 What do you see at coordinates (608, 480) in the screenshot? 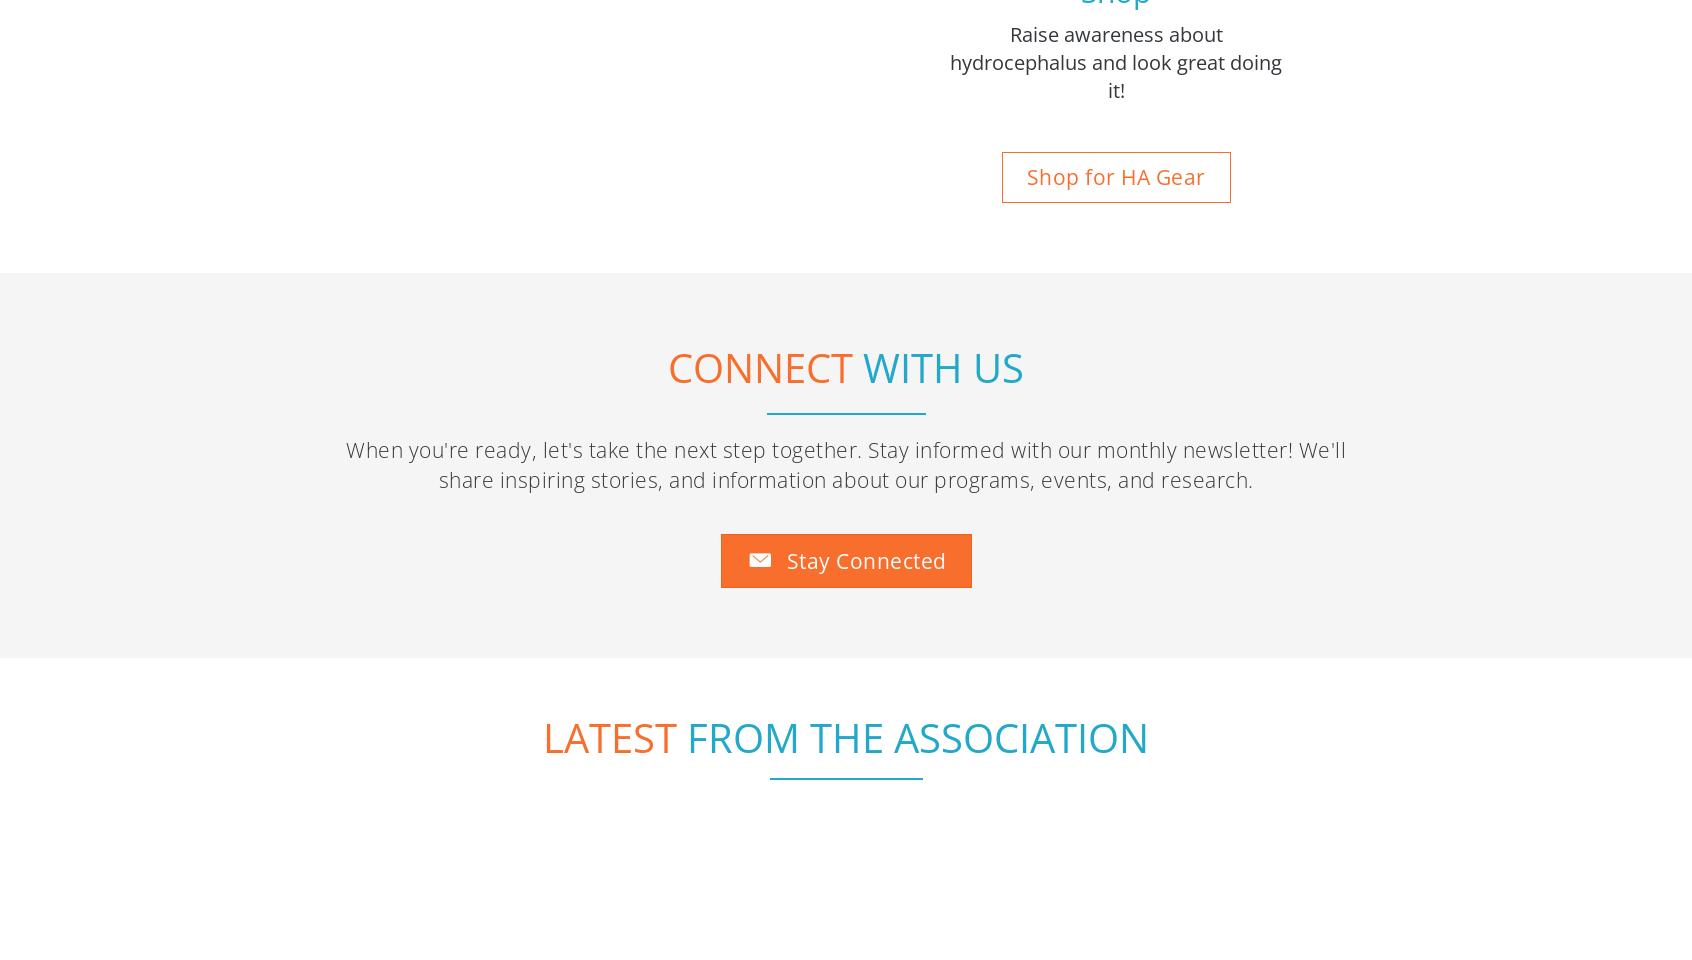
I see `'Latest'` at bounding box center [608, 480].